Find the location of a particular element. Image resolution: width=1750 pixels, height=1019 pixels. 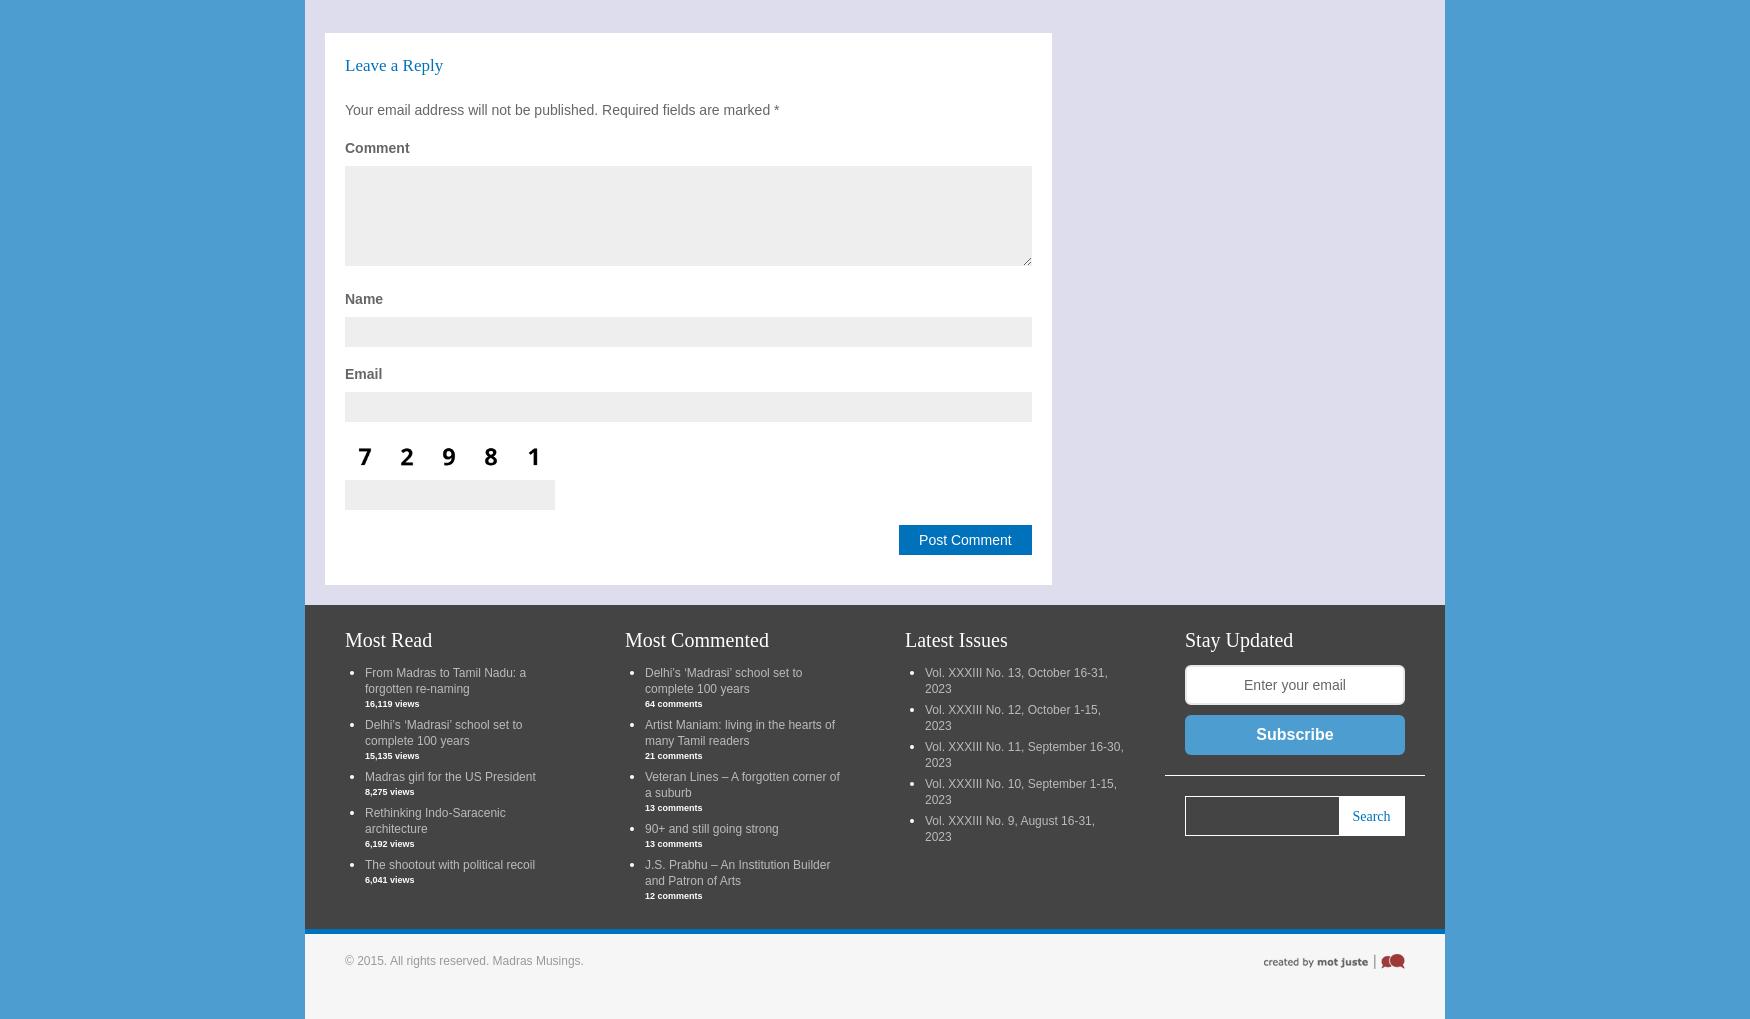

'12 comments' is located at coordinates (644, 896).